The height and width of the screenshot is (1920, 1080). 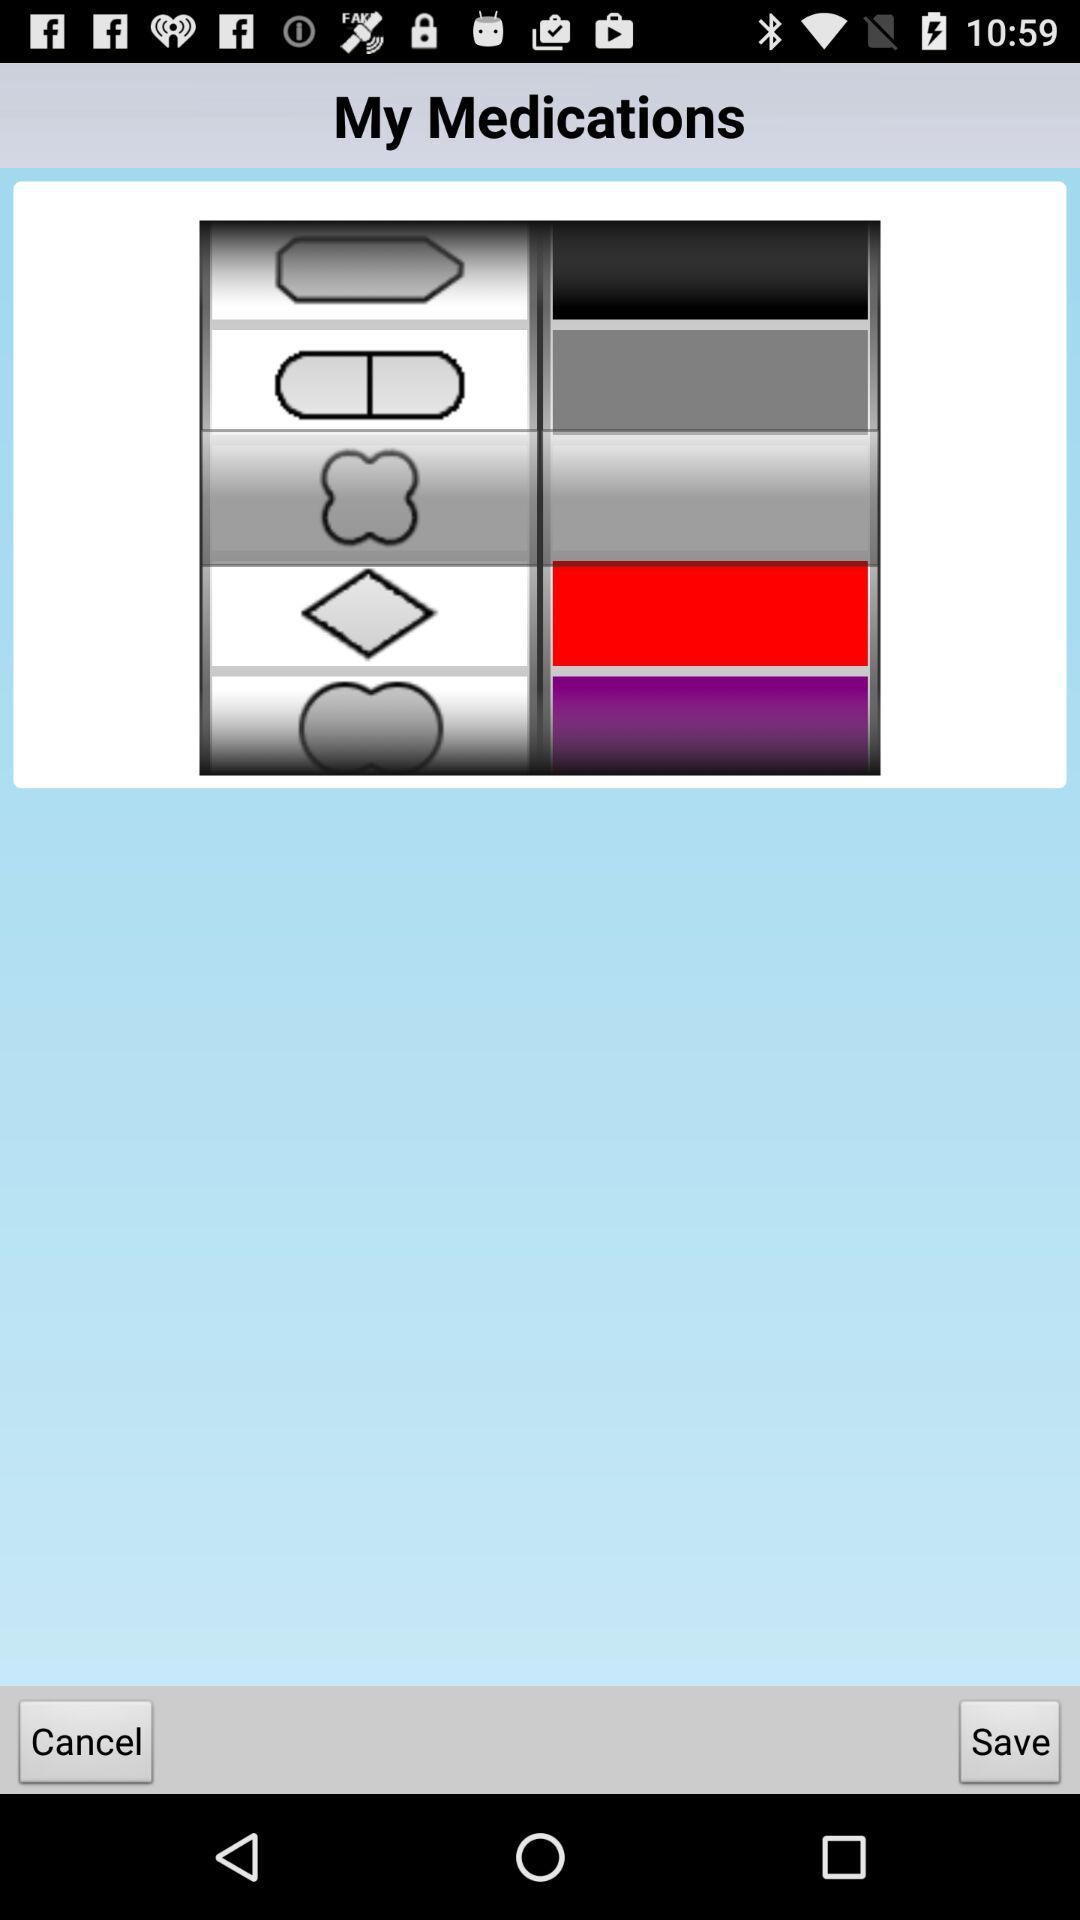 What do you see at coordinates (1010, 1745) in the screenshot?
I see `item at the bottom right corner` at bounding box center [1010, 1745].